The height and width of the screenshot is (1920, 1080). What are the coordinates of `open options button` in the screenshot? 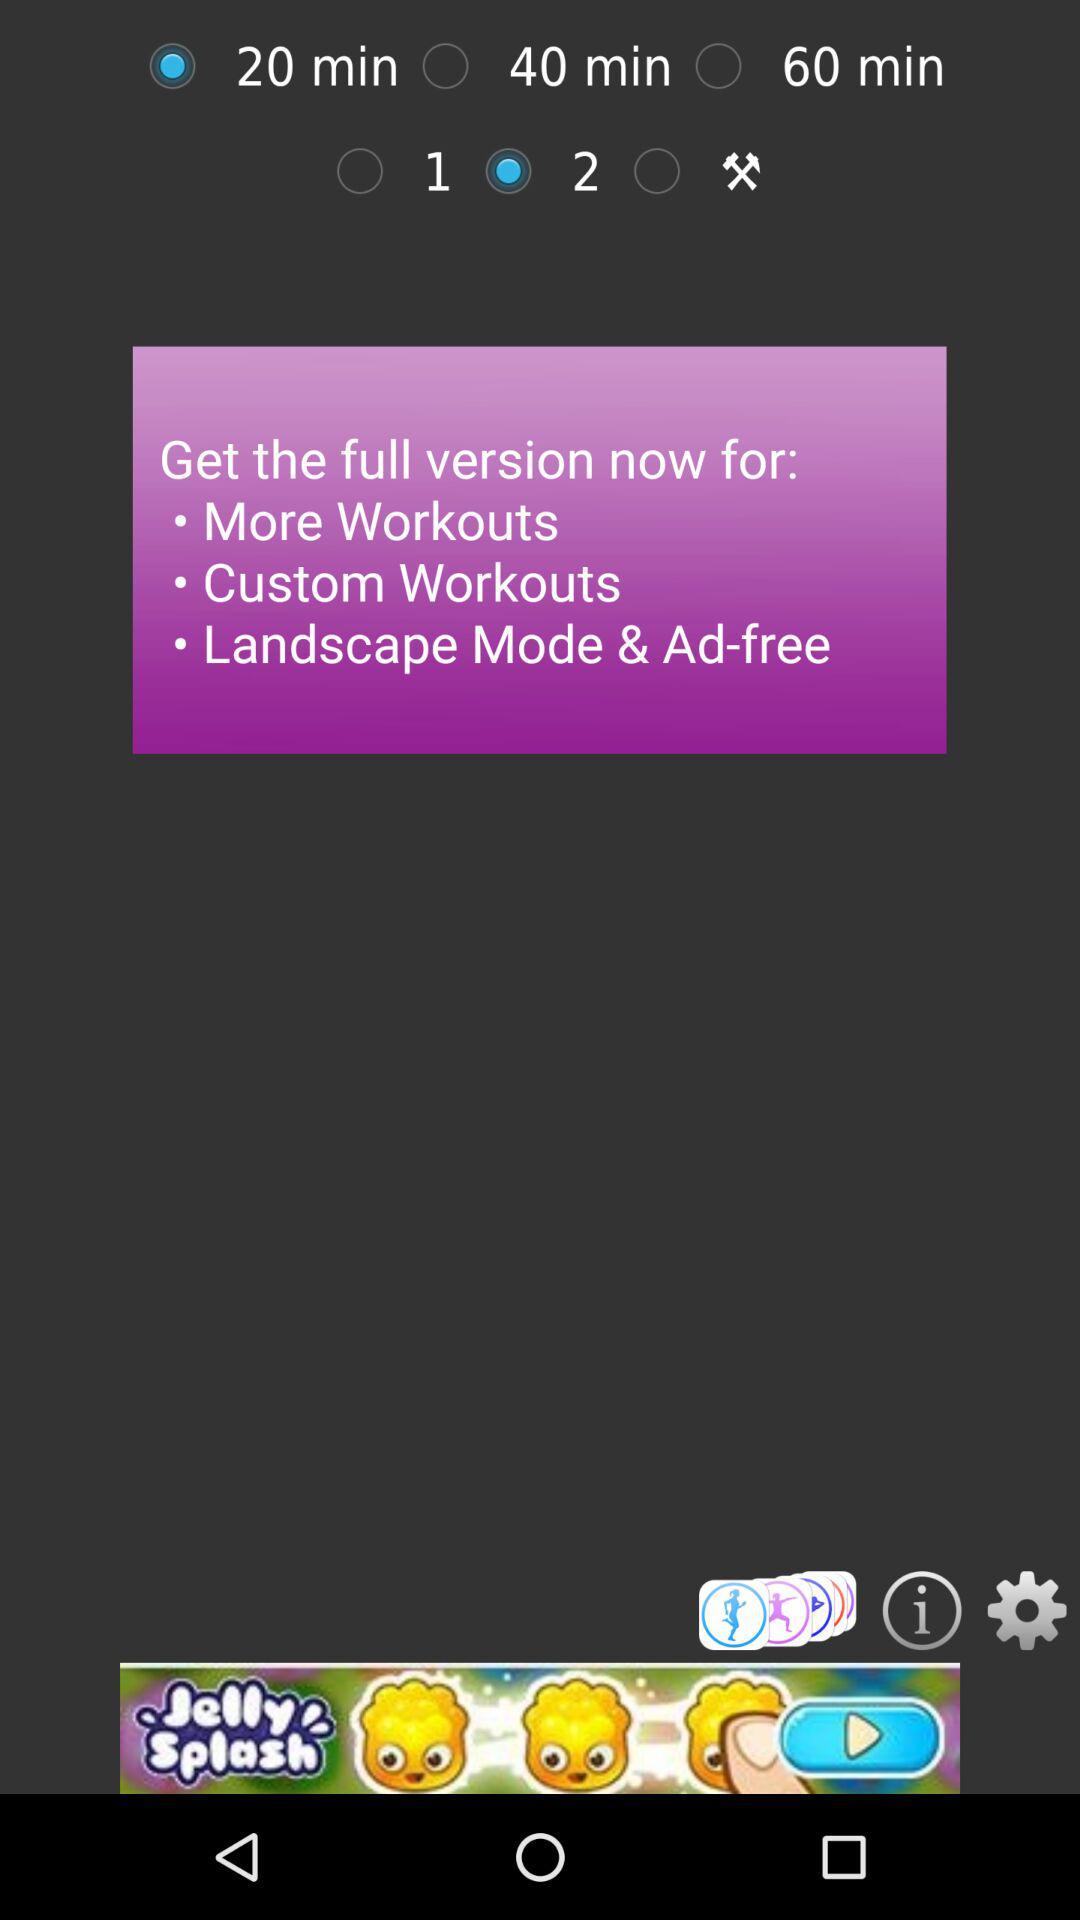 It's located at (1027, 1610).